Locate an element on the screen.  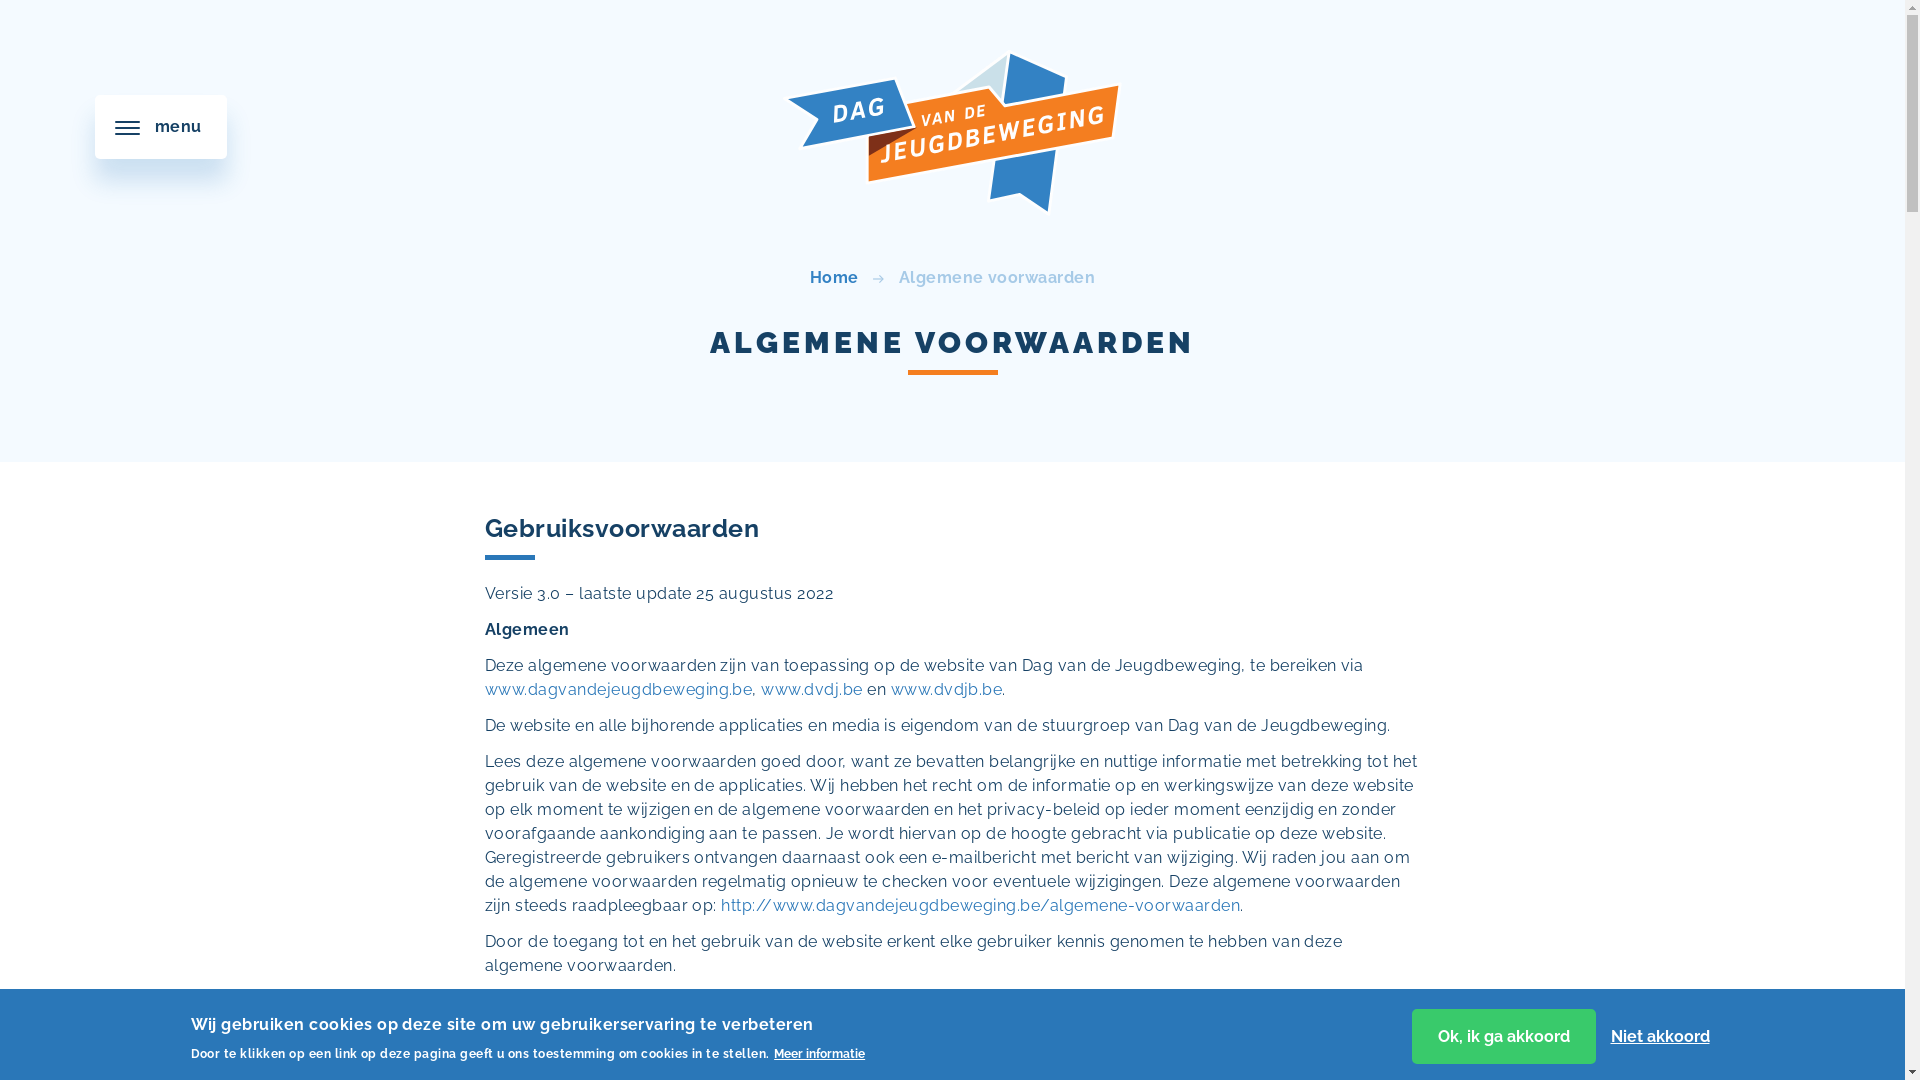
'Niet akkoord' is located at coordinates (1659, 1035).